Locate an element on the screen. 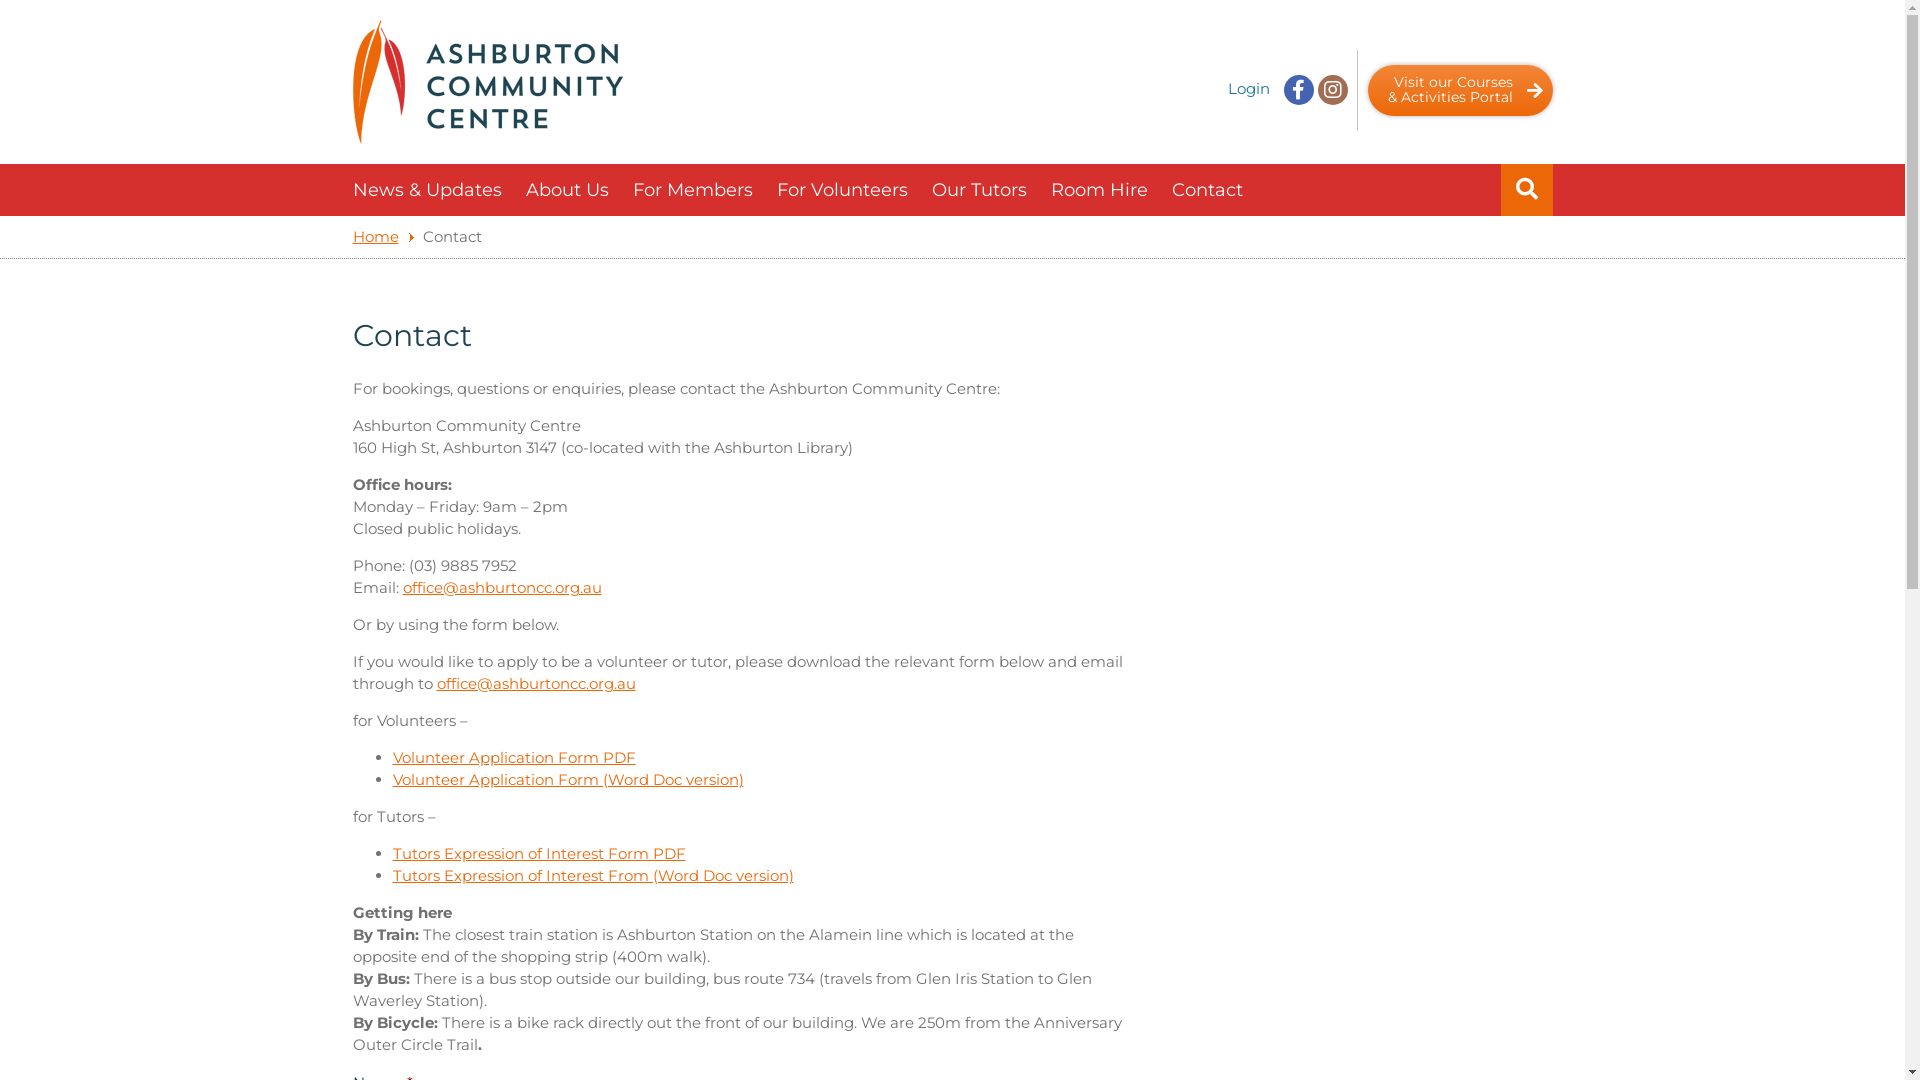 The width and height of the screenshot is (1920, 1080). 'Volunteer Application Form (Word Doc version)' is located at coordinates (566, 778).